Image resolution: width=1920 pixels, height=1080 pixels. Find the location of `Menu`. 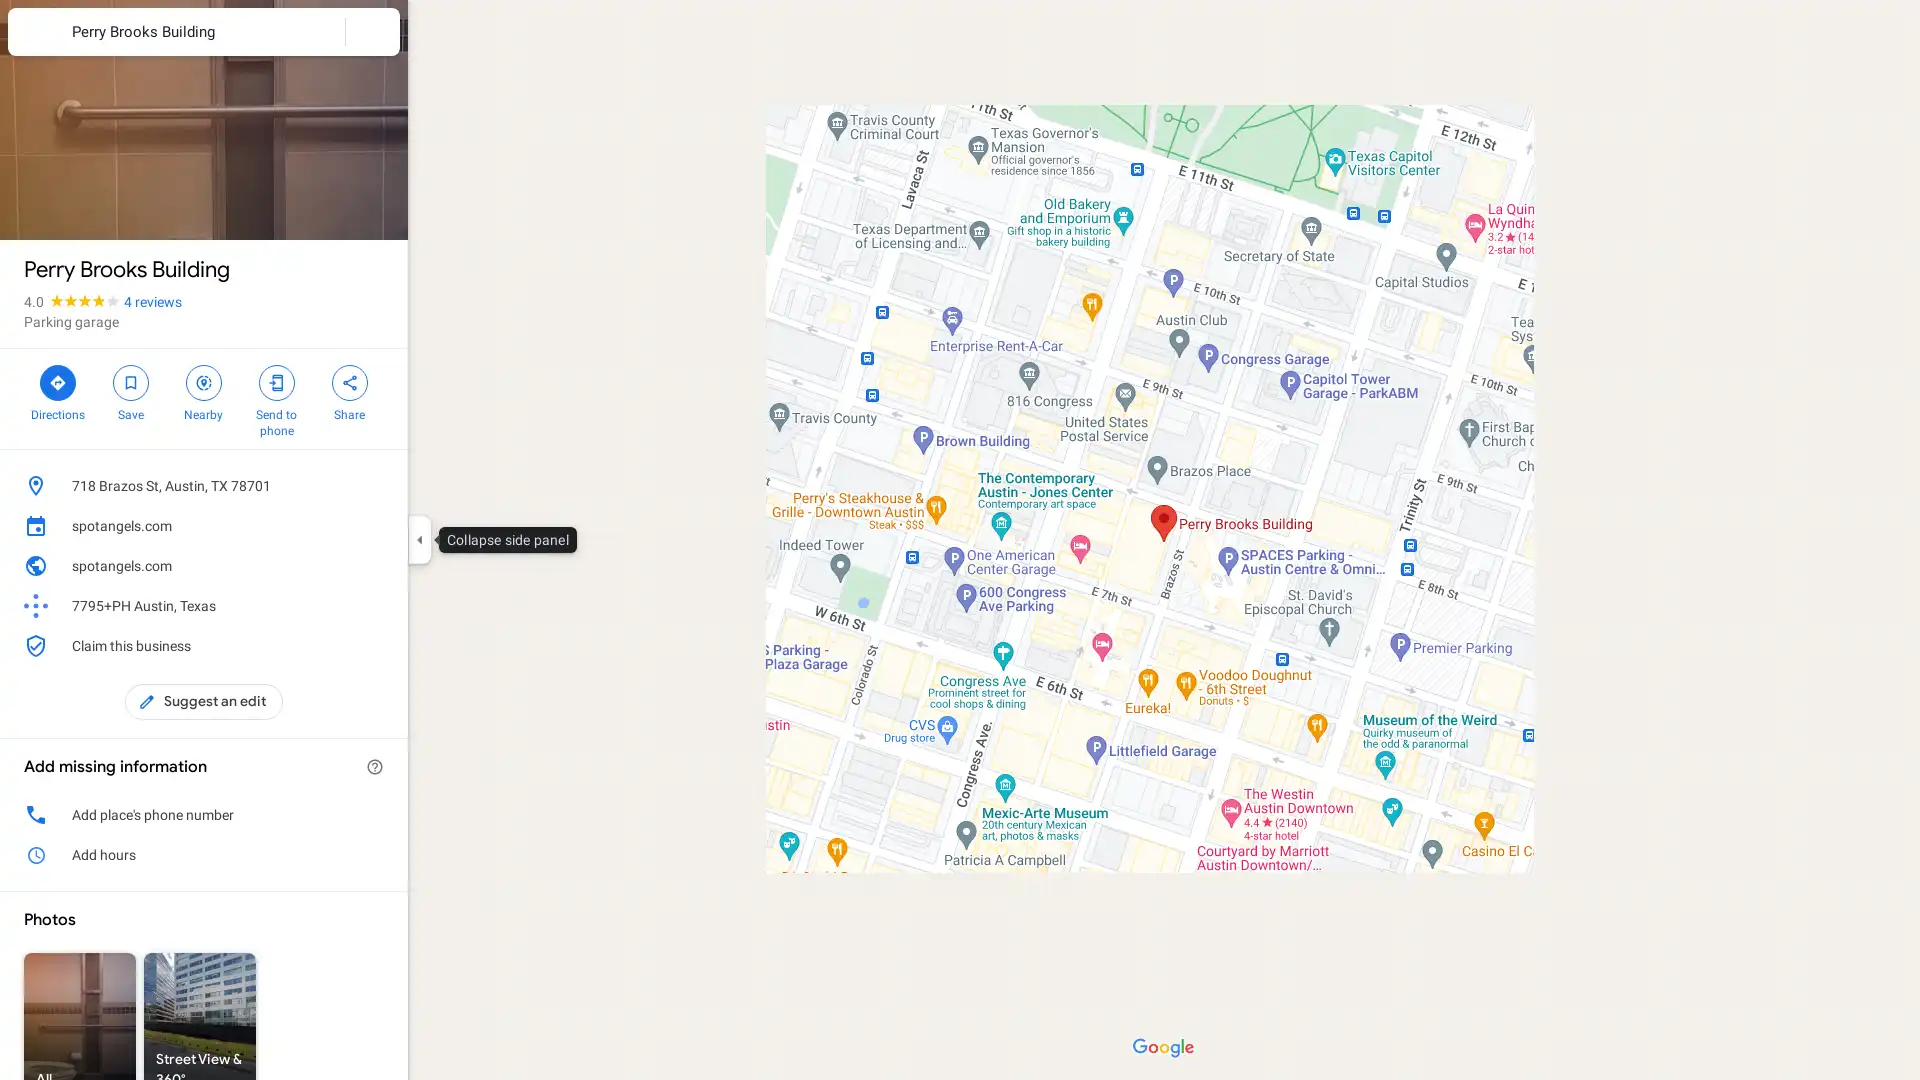

Menu is located at coordinates (35, 34).